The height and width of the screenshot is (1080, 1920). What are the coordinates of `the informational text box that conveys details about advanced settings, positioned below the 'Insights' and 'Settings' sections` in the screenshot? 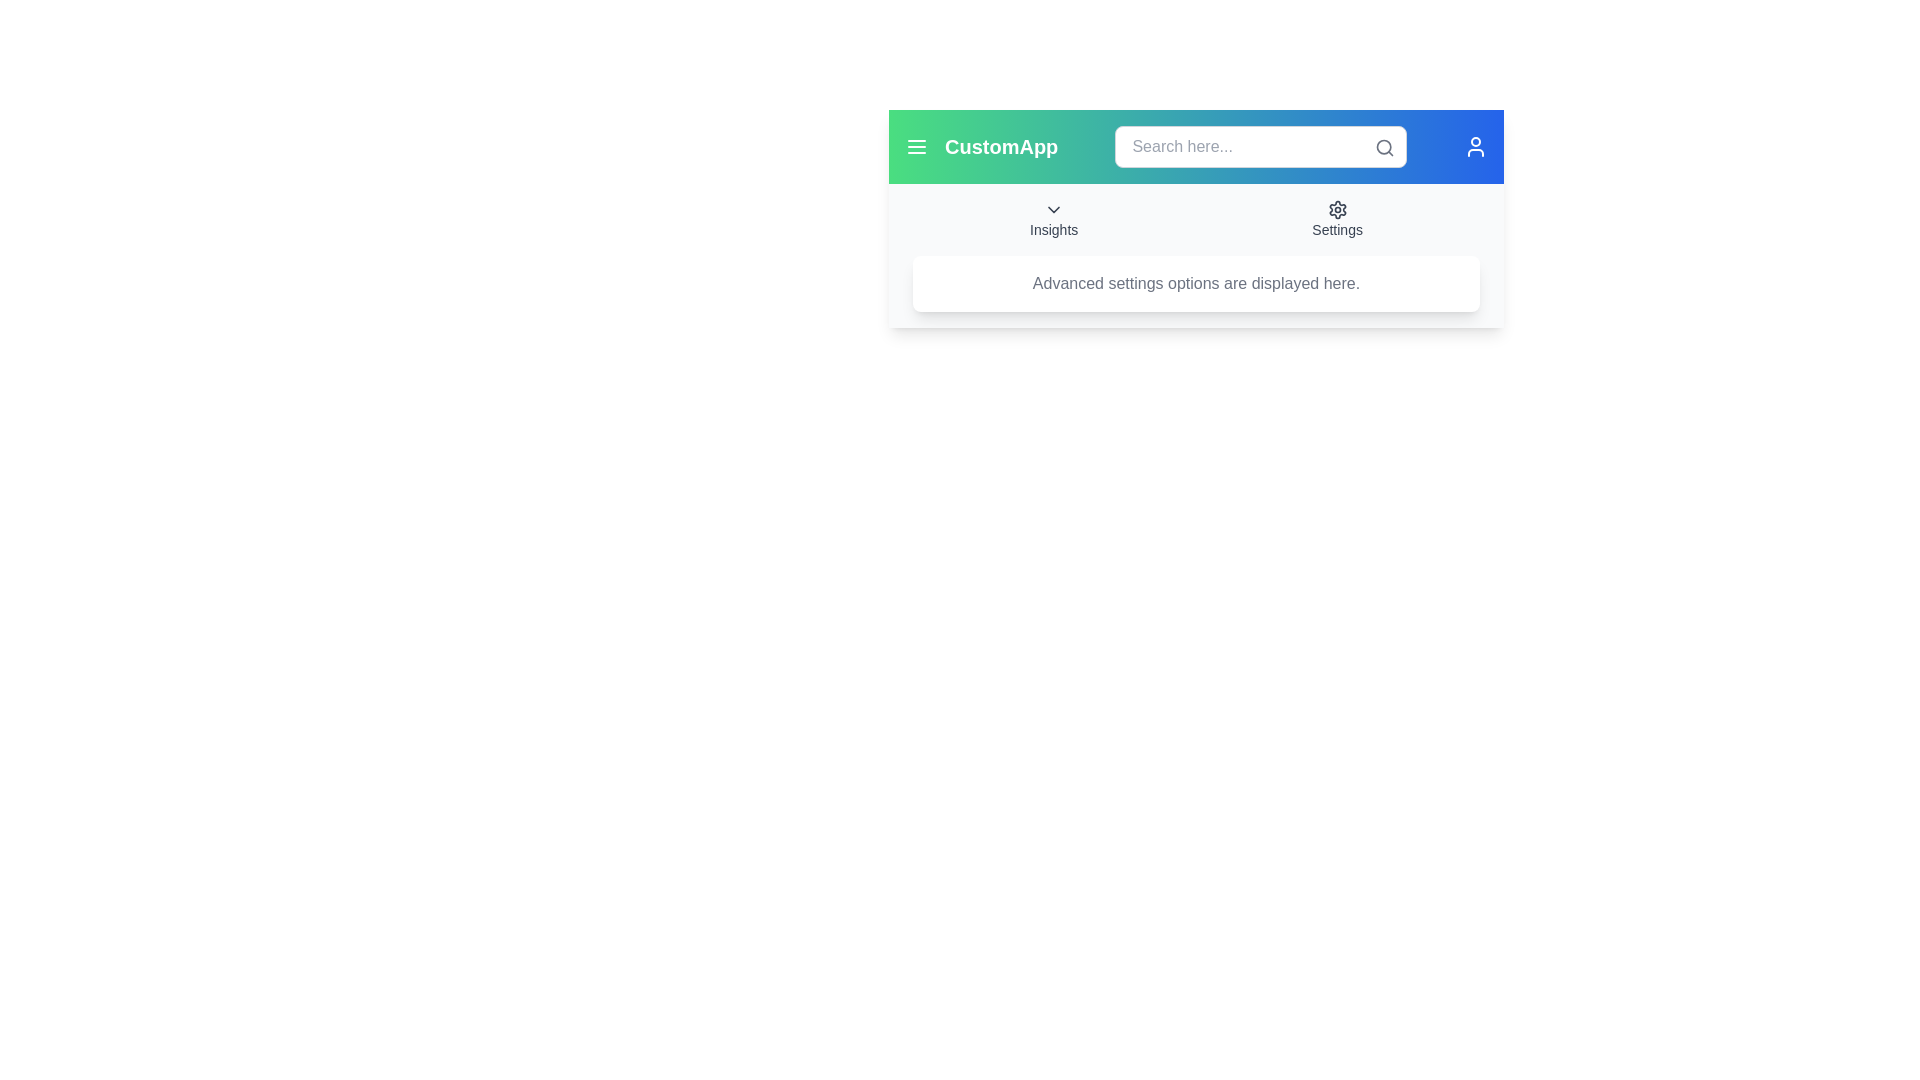 It's located at (1196, 284).